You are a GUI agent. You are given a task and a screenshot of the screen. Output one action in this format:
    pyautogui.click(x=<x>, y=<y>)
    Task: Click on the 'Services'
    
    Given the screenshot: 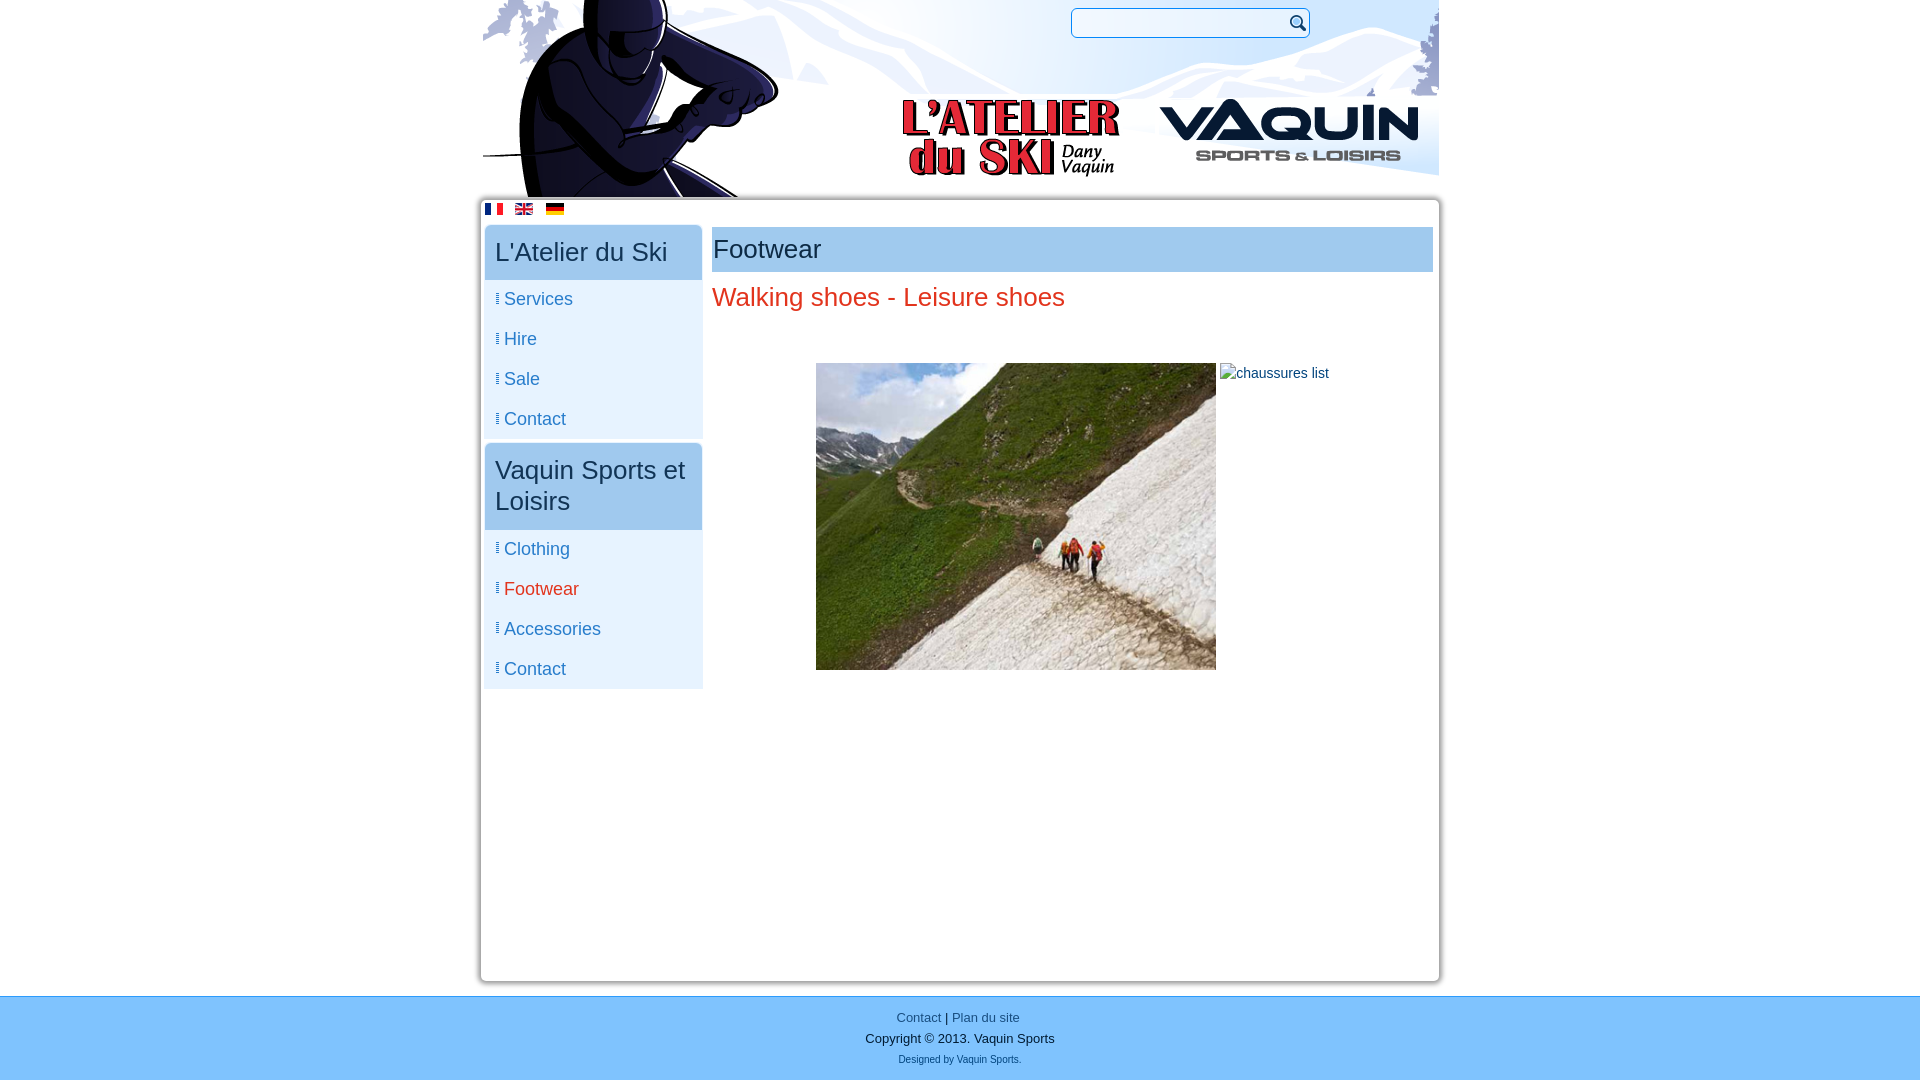 What is the action you would take?
    pyautogui.click(x=592, y=299)
    